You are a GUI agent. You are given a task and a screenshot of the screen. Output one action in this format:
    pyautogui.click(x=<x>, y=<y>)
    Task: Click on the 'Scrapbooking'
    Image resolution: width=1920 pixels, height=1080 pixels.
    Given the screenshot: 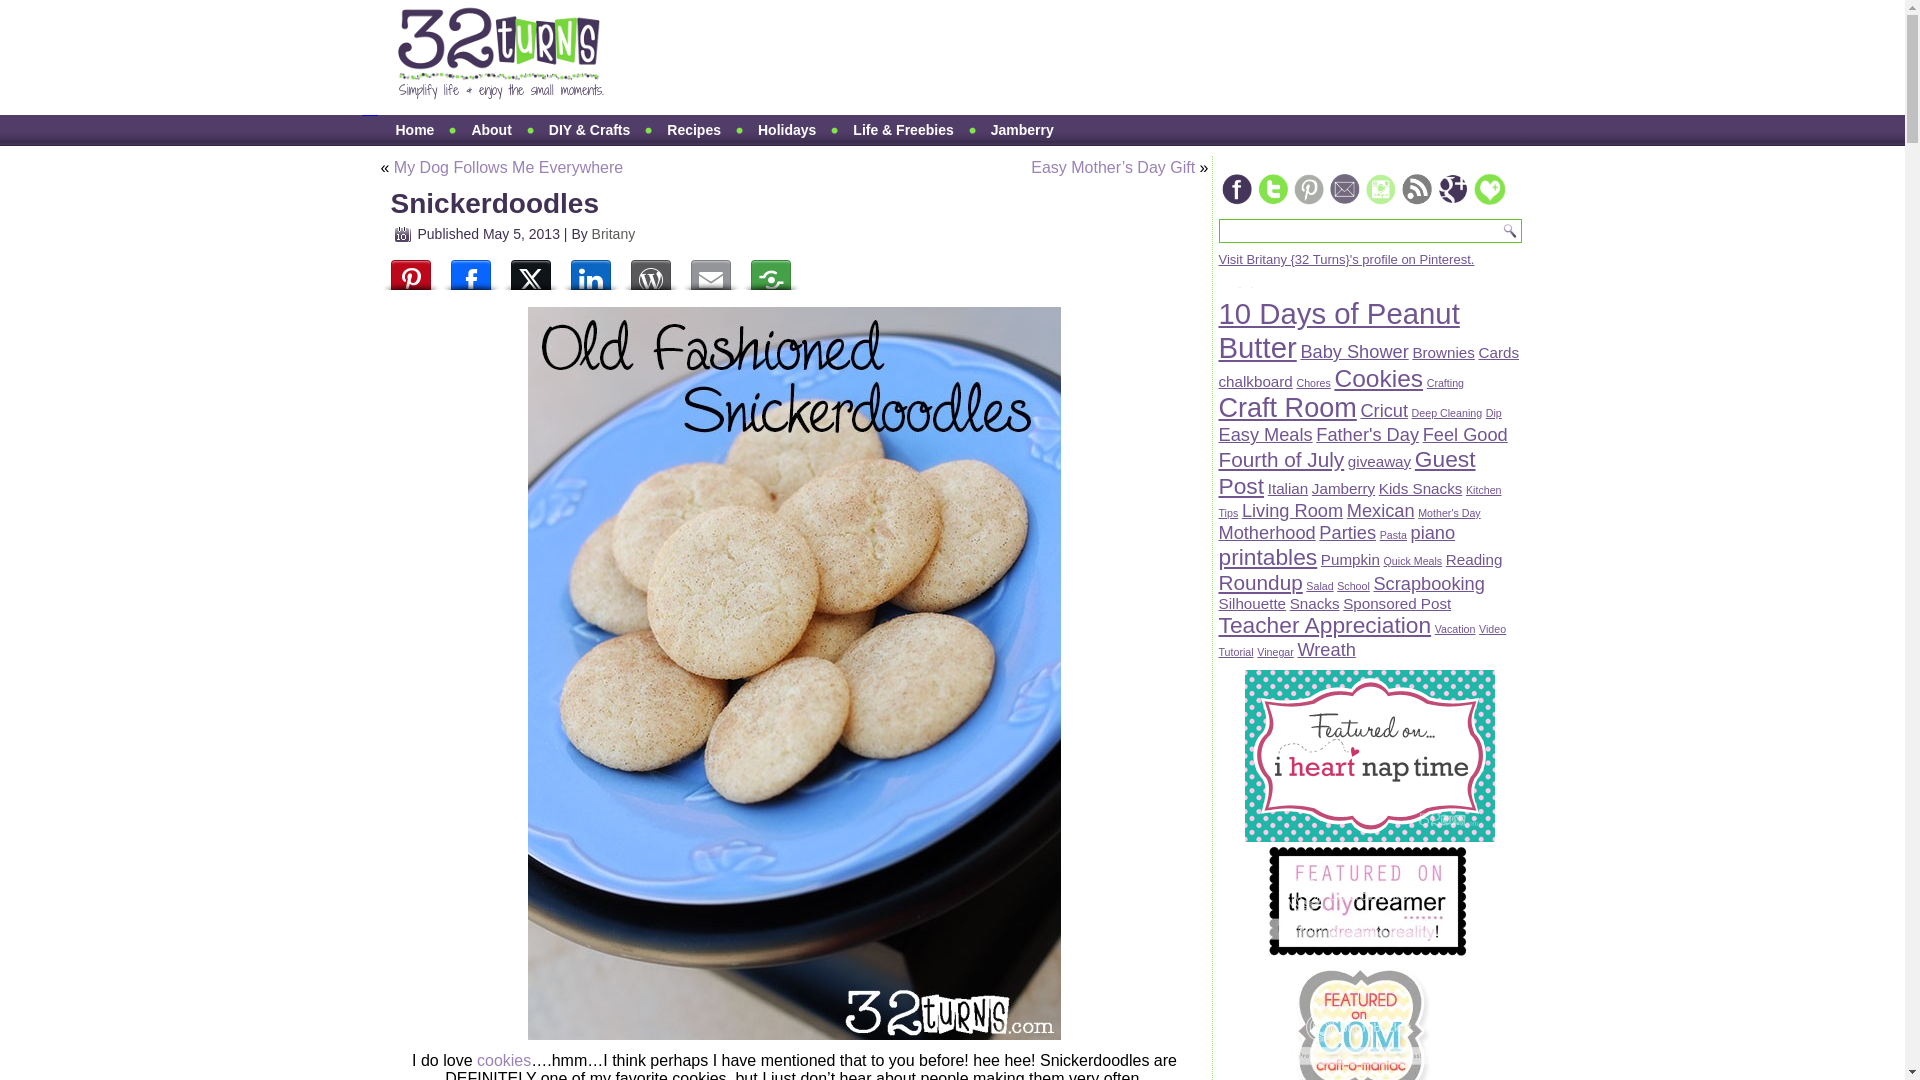 What is the action you would take?
    pyautogui.click(x=1427, y=583)
    